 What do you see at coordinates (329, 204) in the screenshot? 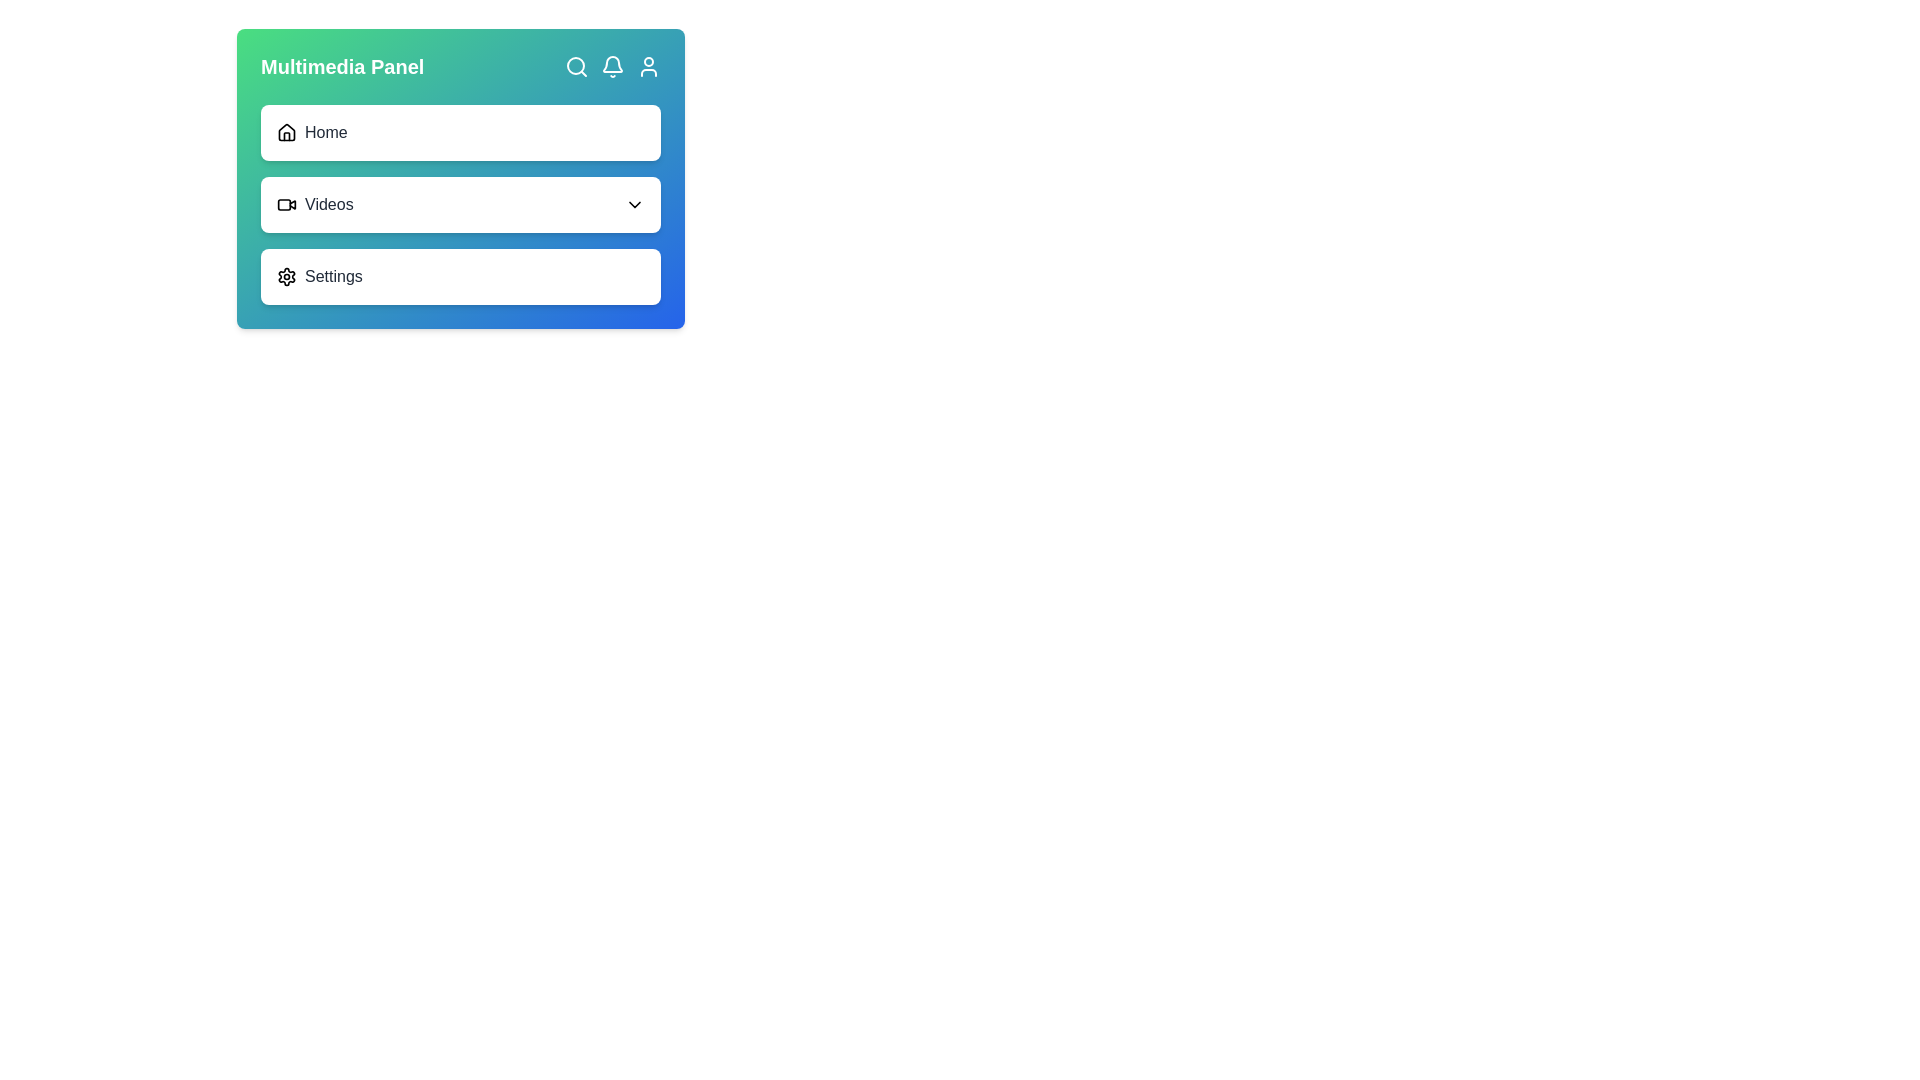
I see `the 'Videos' static text label in the menu to potentially reveal more information or visual feedback` at bounding box center [329, 204].